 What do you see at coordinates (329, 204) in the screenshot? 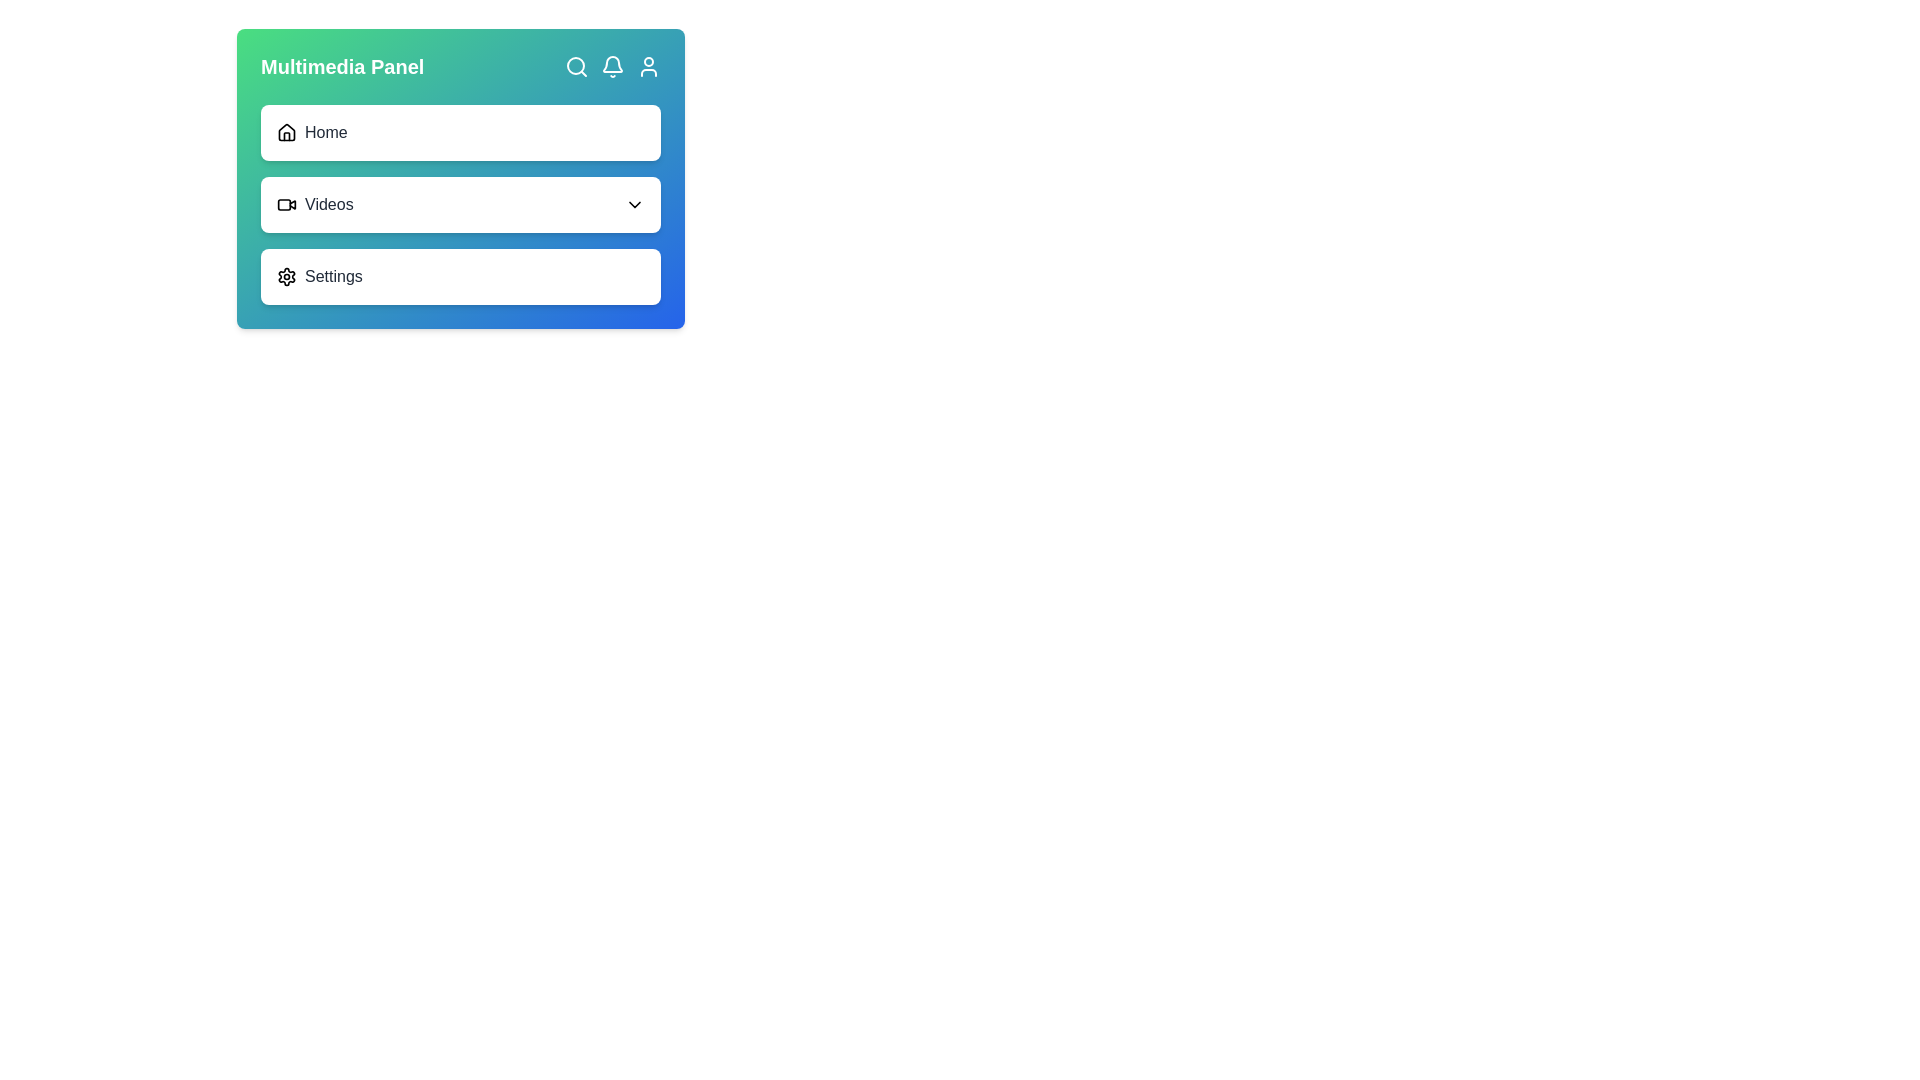
I see `the 'Videos' static text label in the menu to potentially reveal more information or visual feedback` at bounding box center [329, 204].